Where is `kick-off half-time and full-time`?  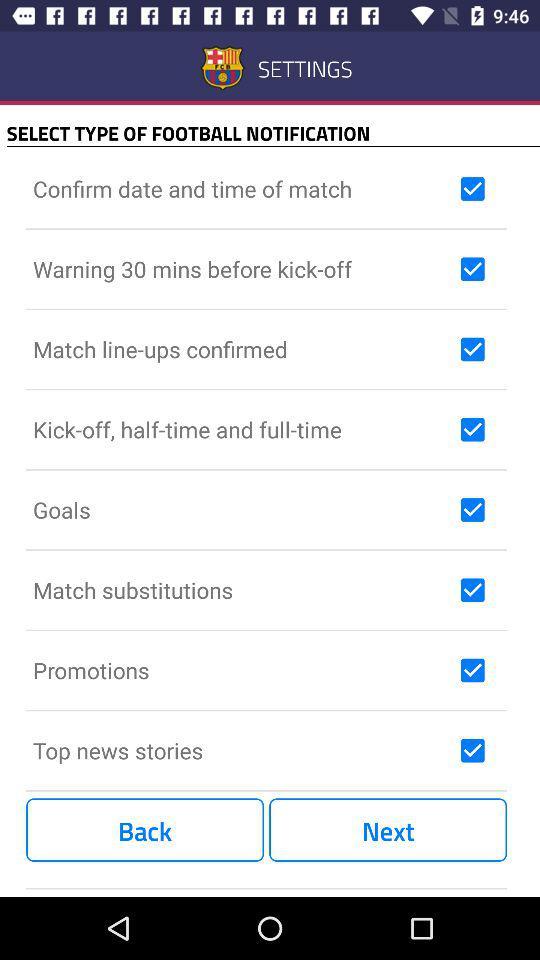
kick-off half-time and full-time is located at coordinates (472, 429).